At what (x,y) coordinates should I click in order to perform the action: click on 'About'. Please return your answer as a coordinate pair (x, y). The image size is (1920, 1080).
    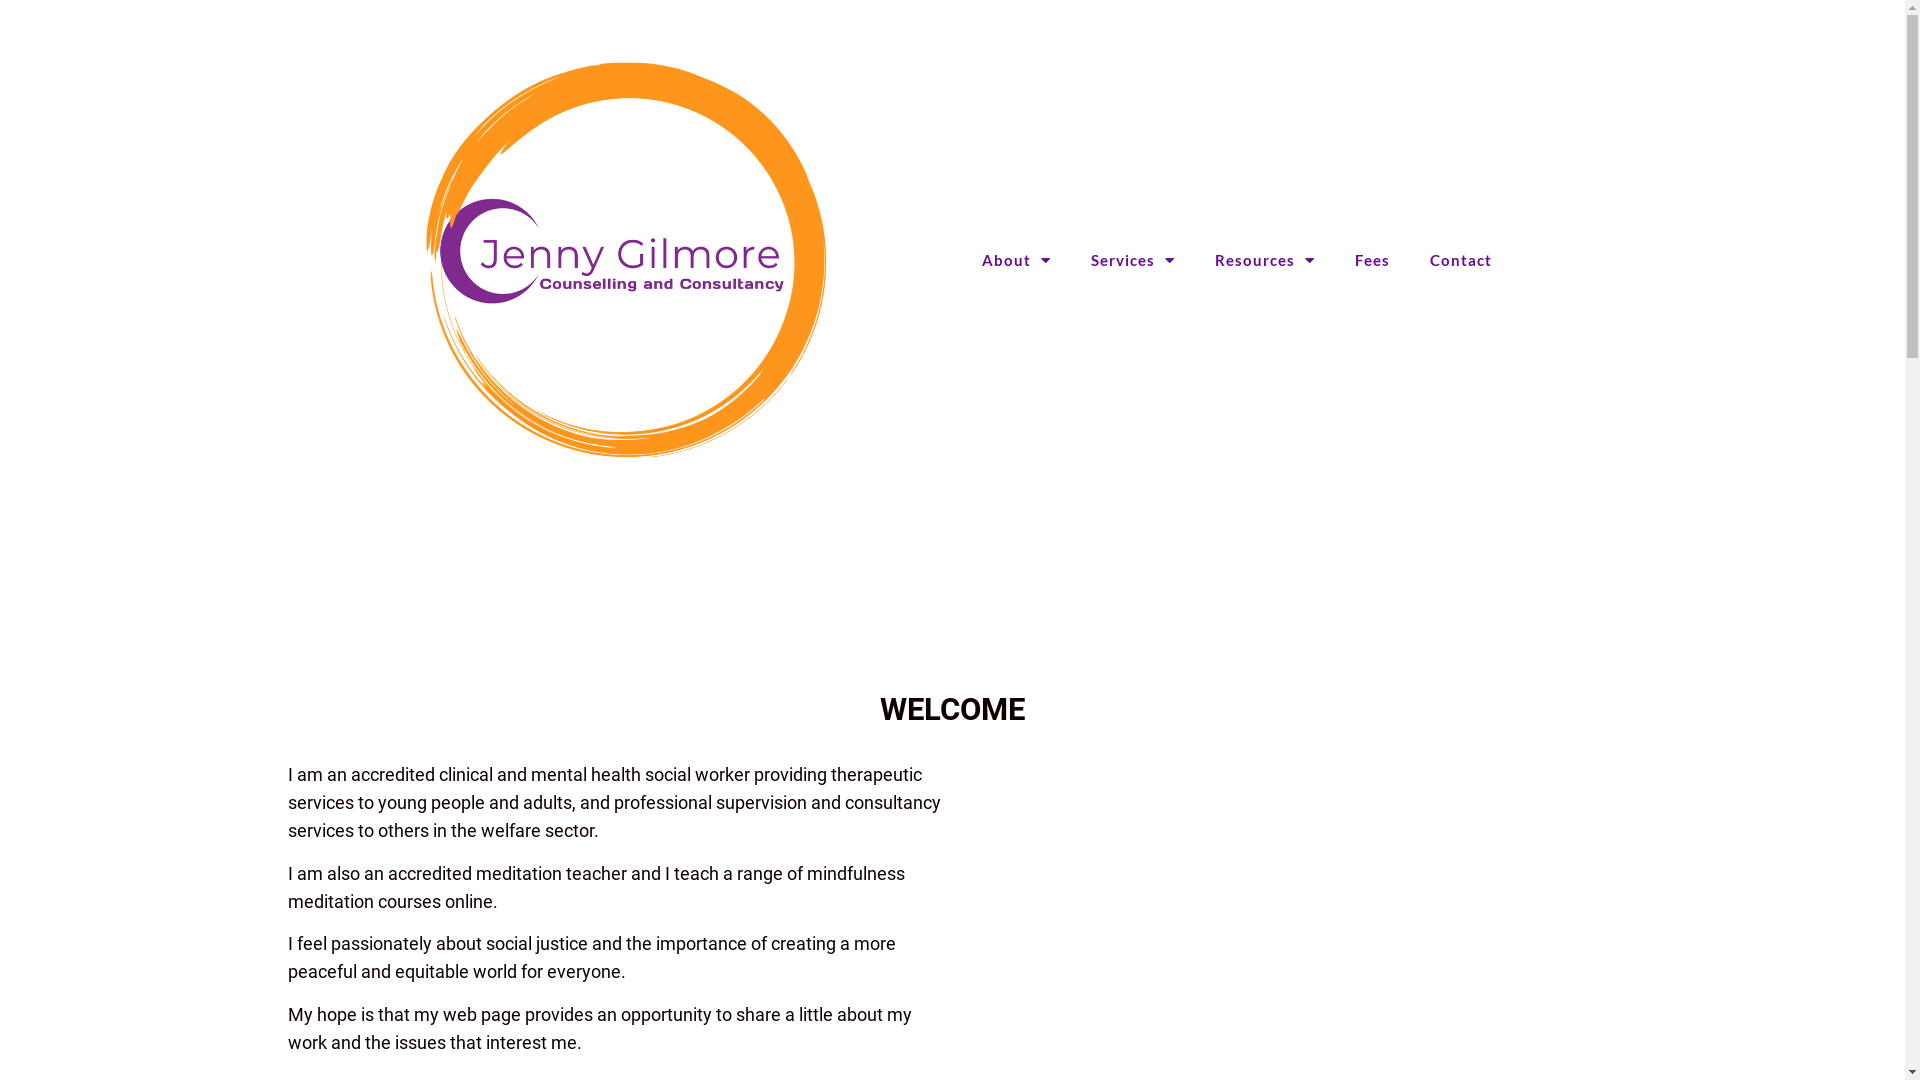
    Looking at the image, I should click on (1016, 258).